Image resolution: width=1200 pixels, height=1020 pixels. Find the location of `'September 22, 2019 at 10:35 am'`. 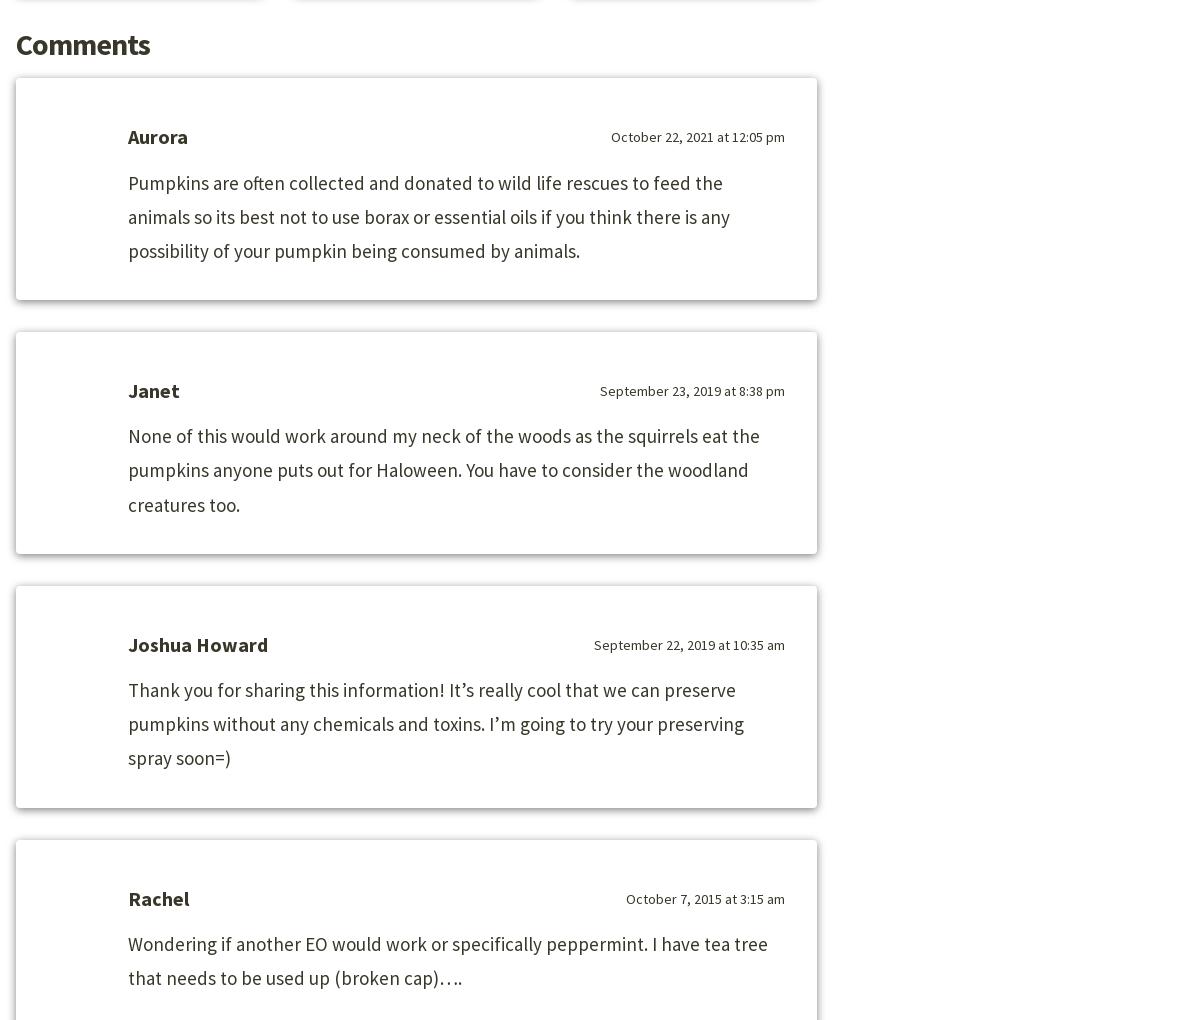

'September 22, 2019 at 10:35 am' is located at coordinates (689, 644).